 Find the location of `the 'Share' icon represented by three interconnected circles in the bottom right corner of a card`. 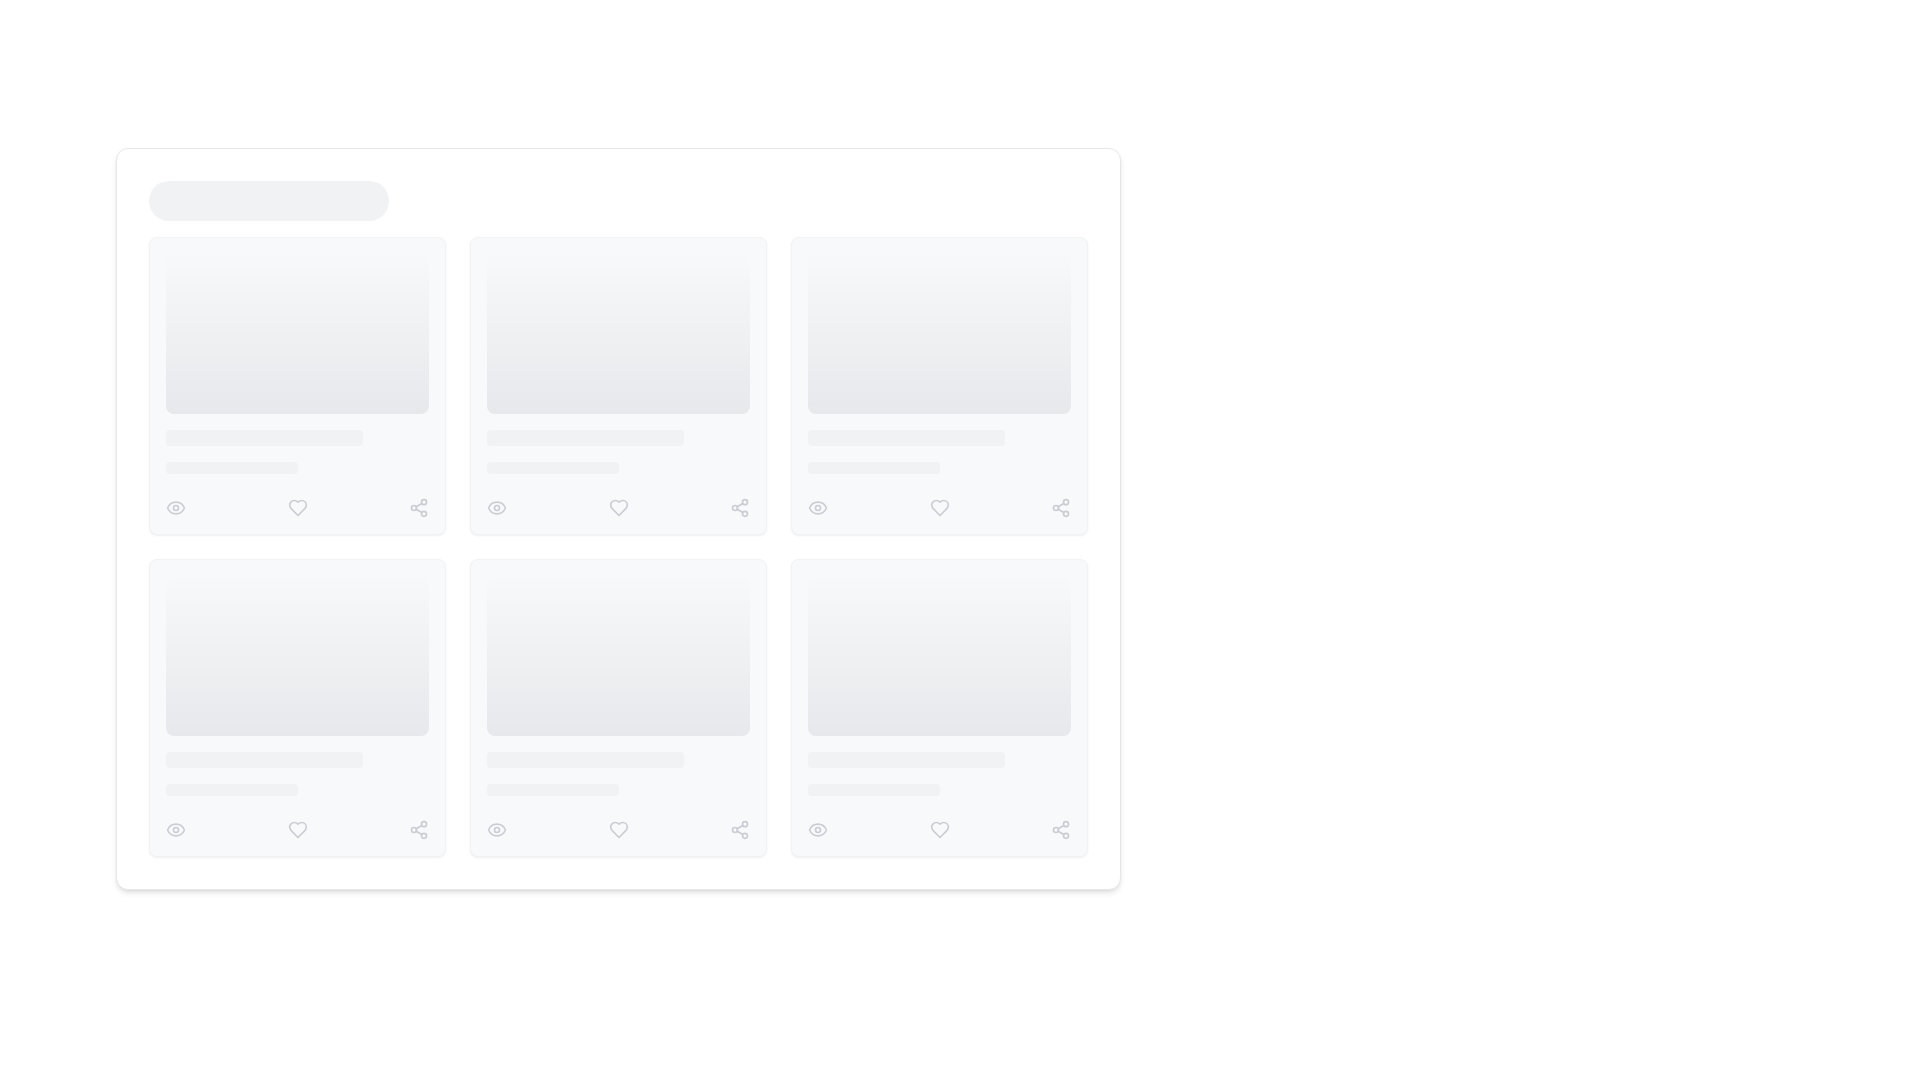

the 'Share' icon represented by three interconnected circles in the bottom right corner of a card is located at coordinates (738, 829).